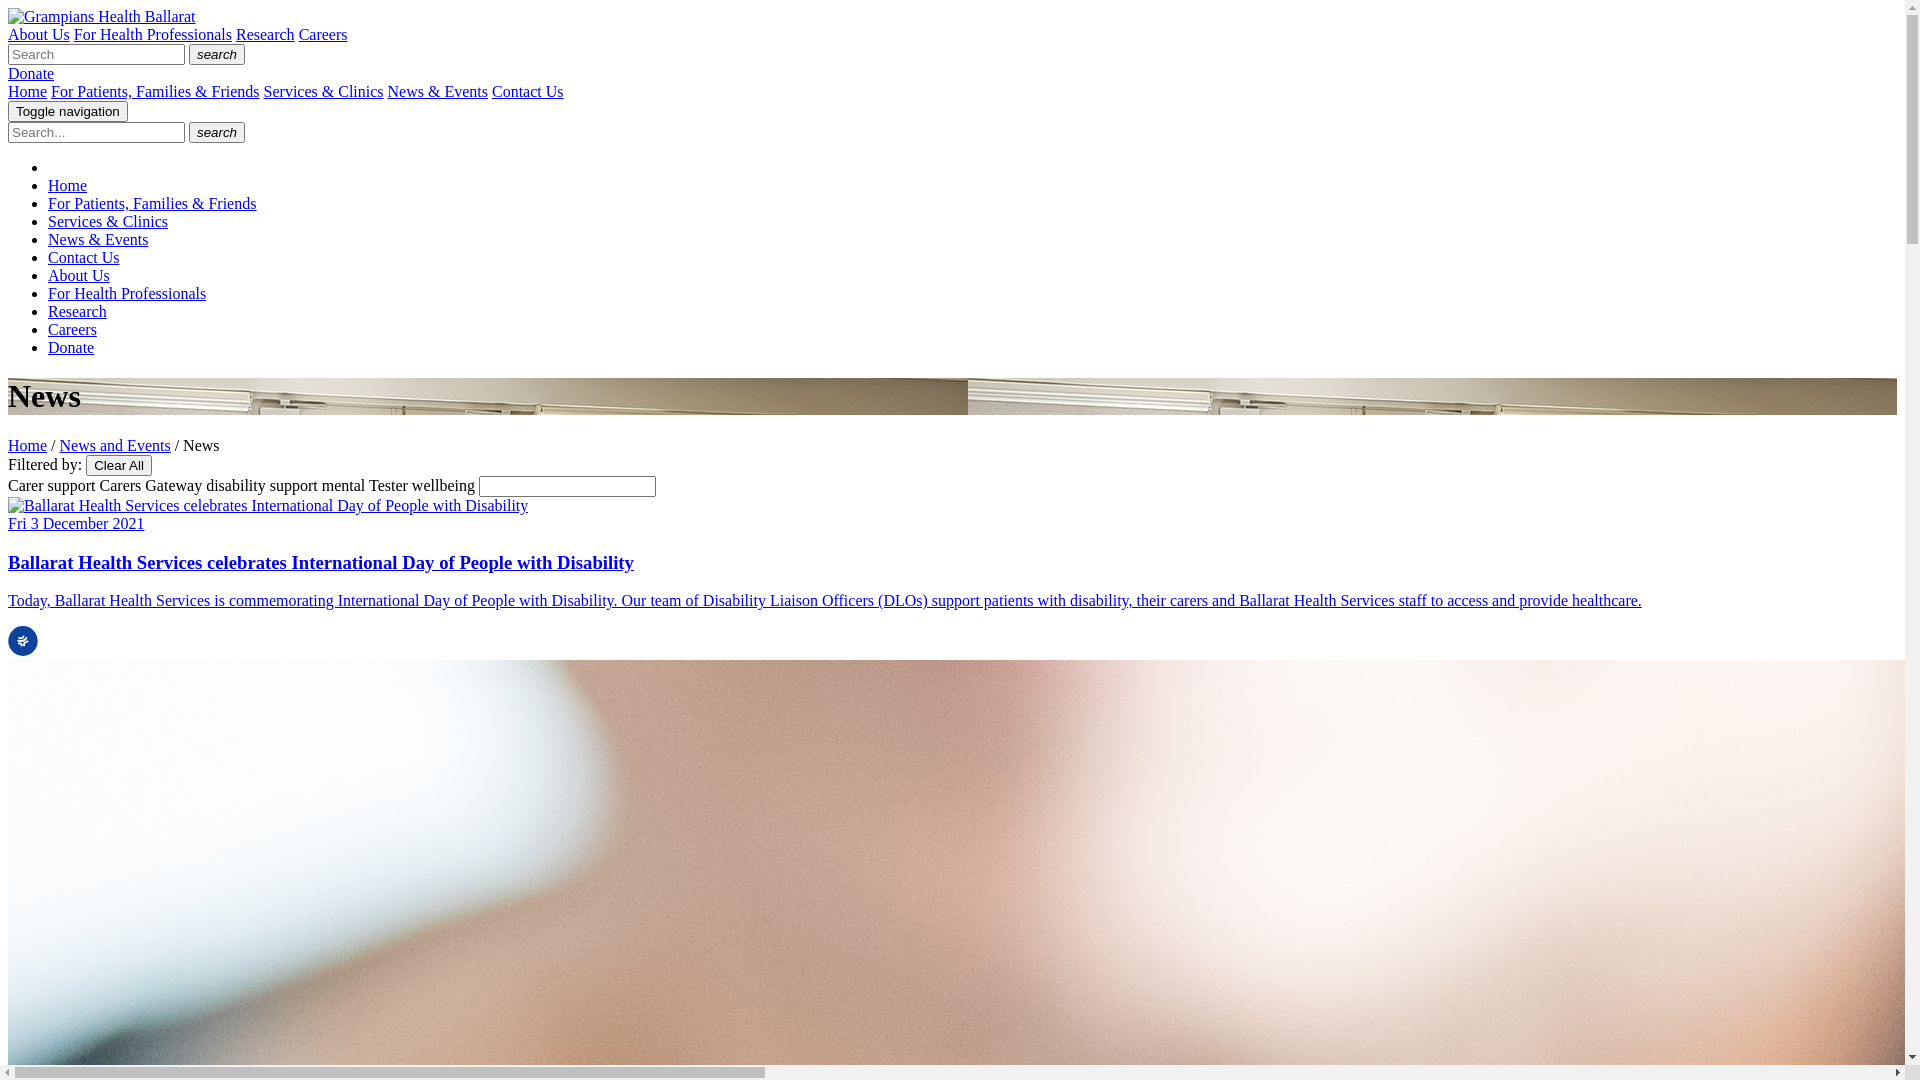 The height and width of the screenshot is (1080, 1920). What do you see at coordinates (264, 34) in the screenshot?
I see `'Research'` at bounding box center [264, 34].